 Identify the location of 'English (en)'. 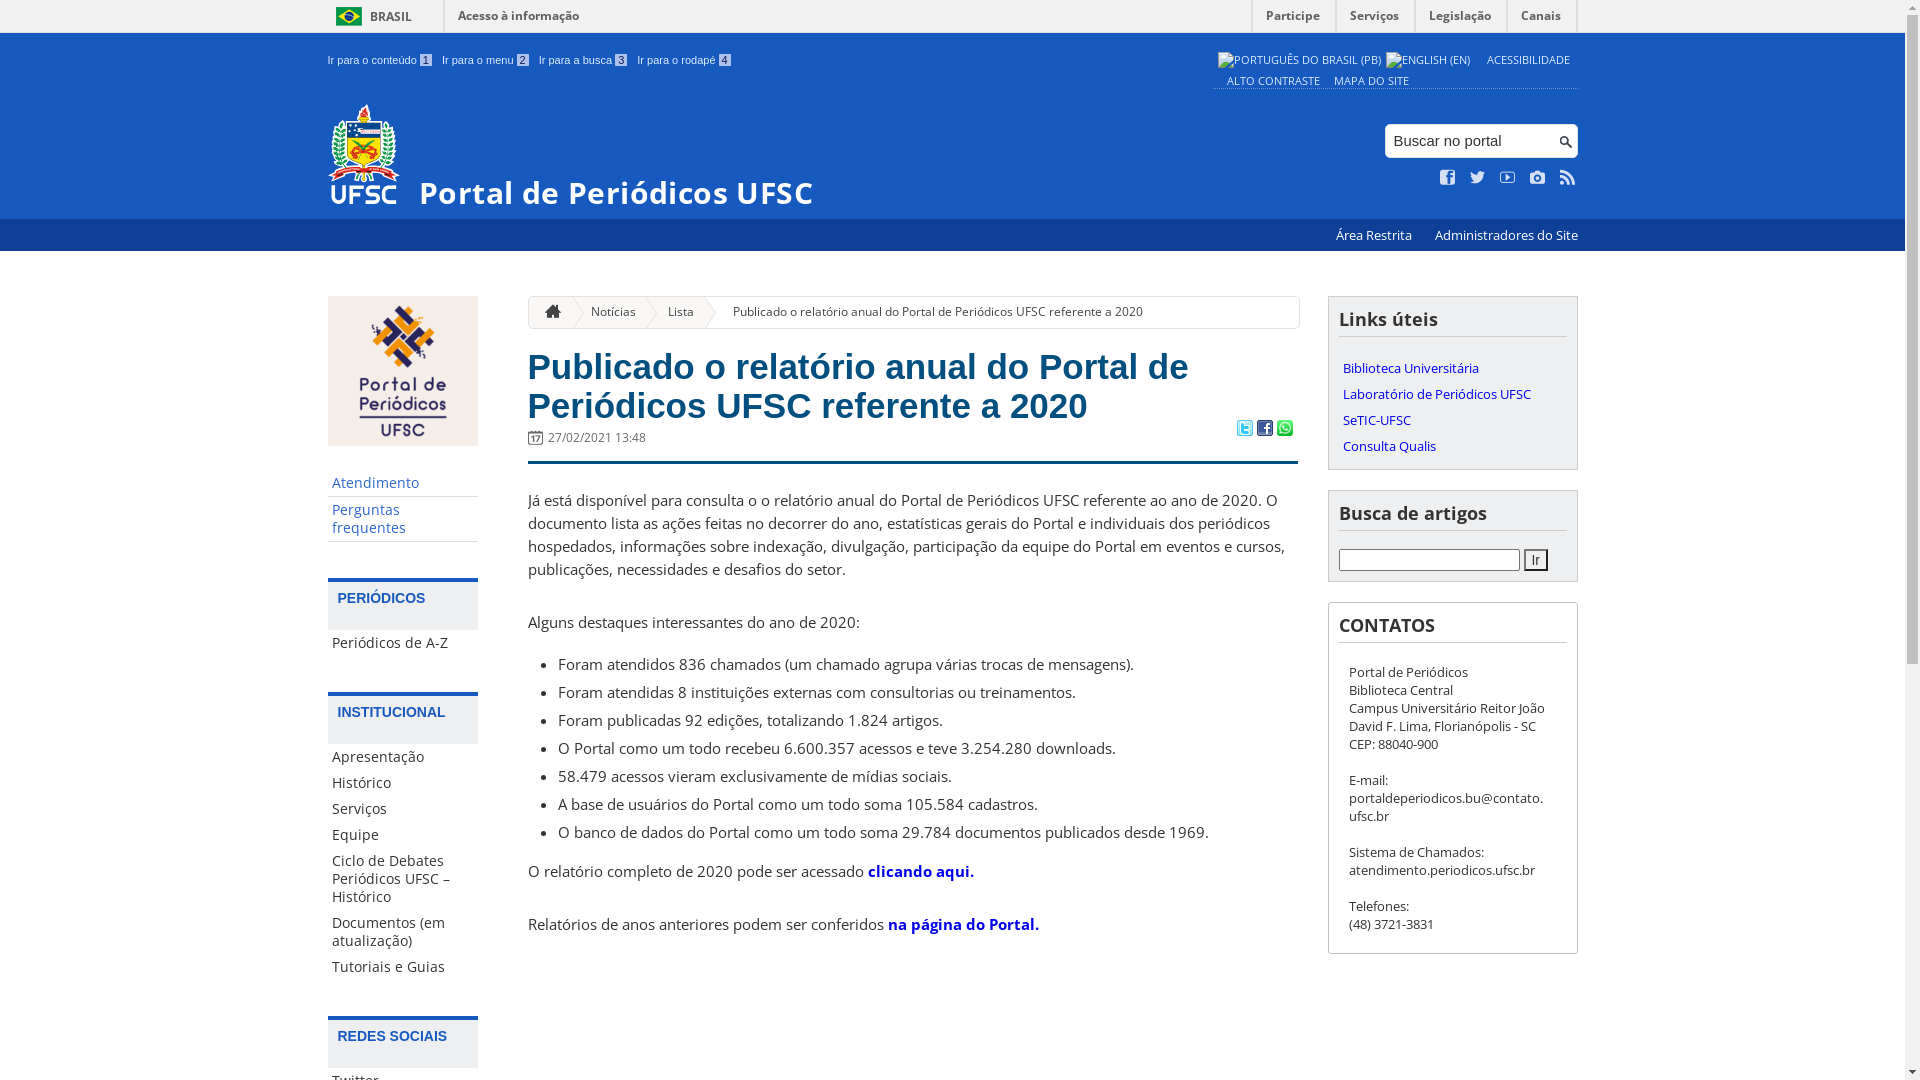
(1385, 58).